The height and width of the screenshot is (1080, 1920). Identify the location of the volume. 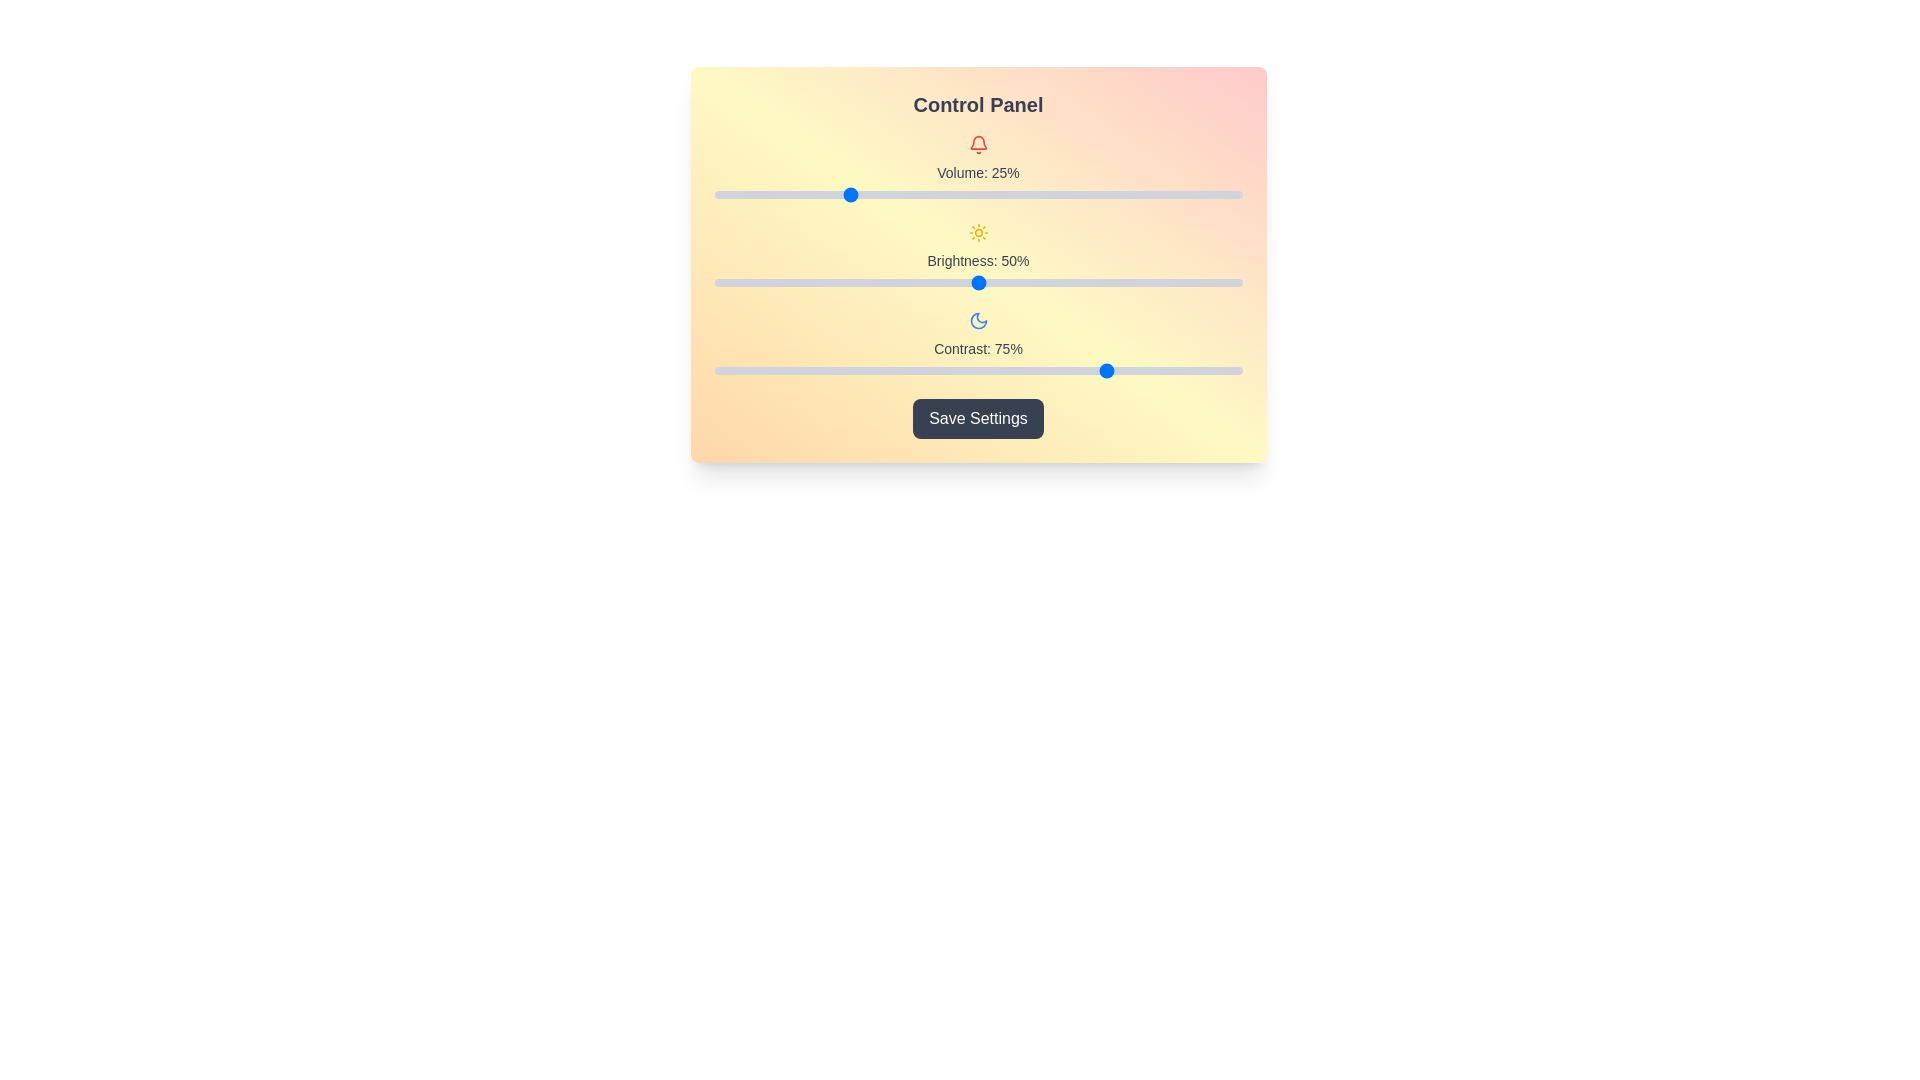
(729, 195).